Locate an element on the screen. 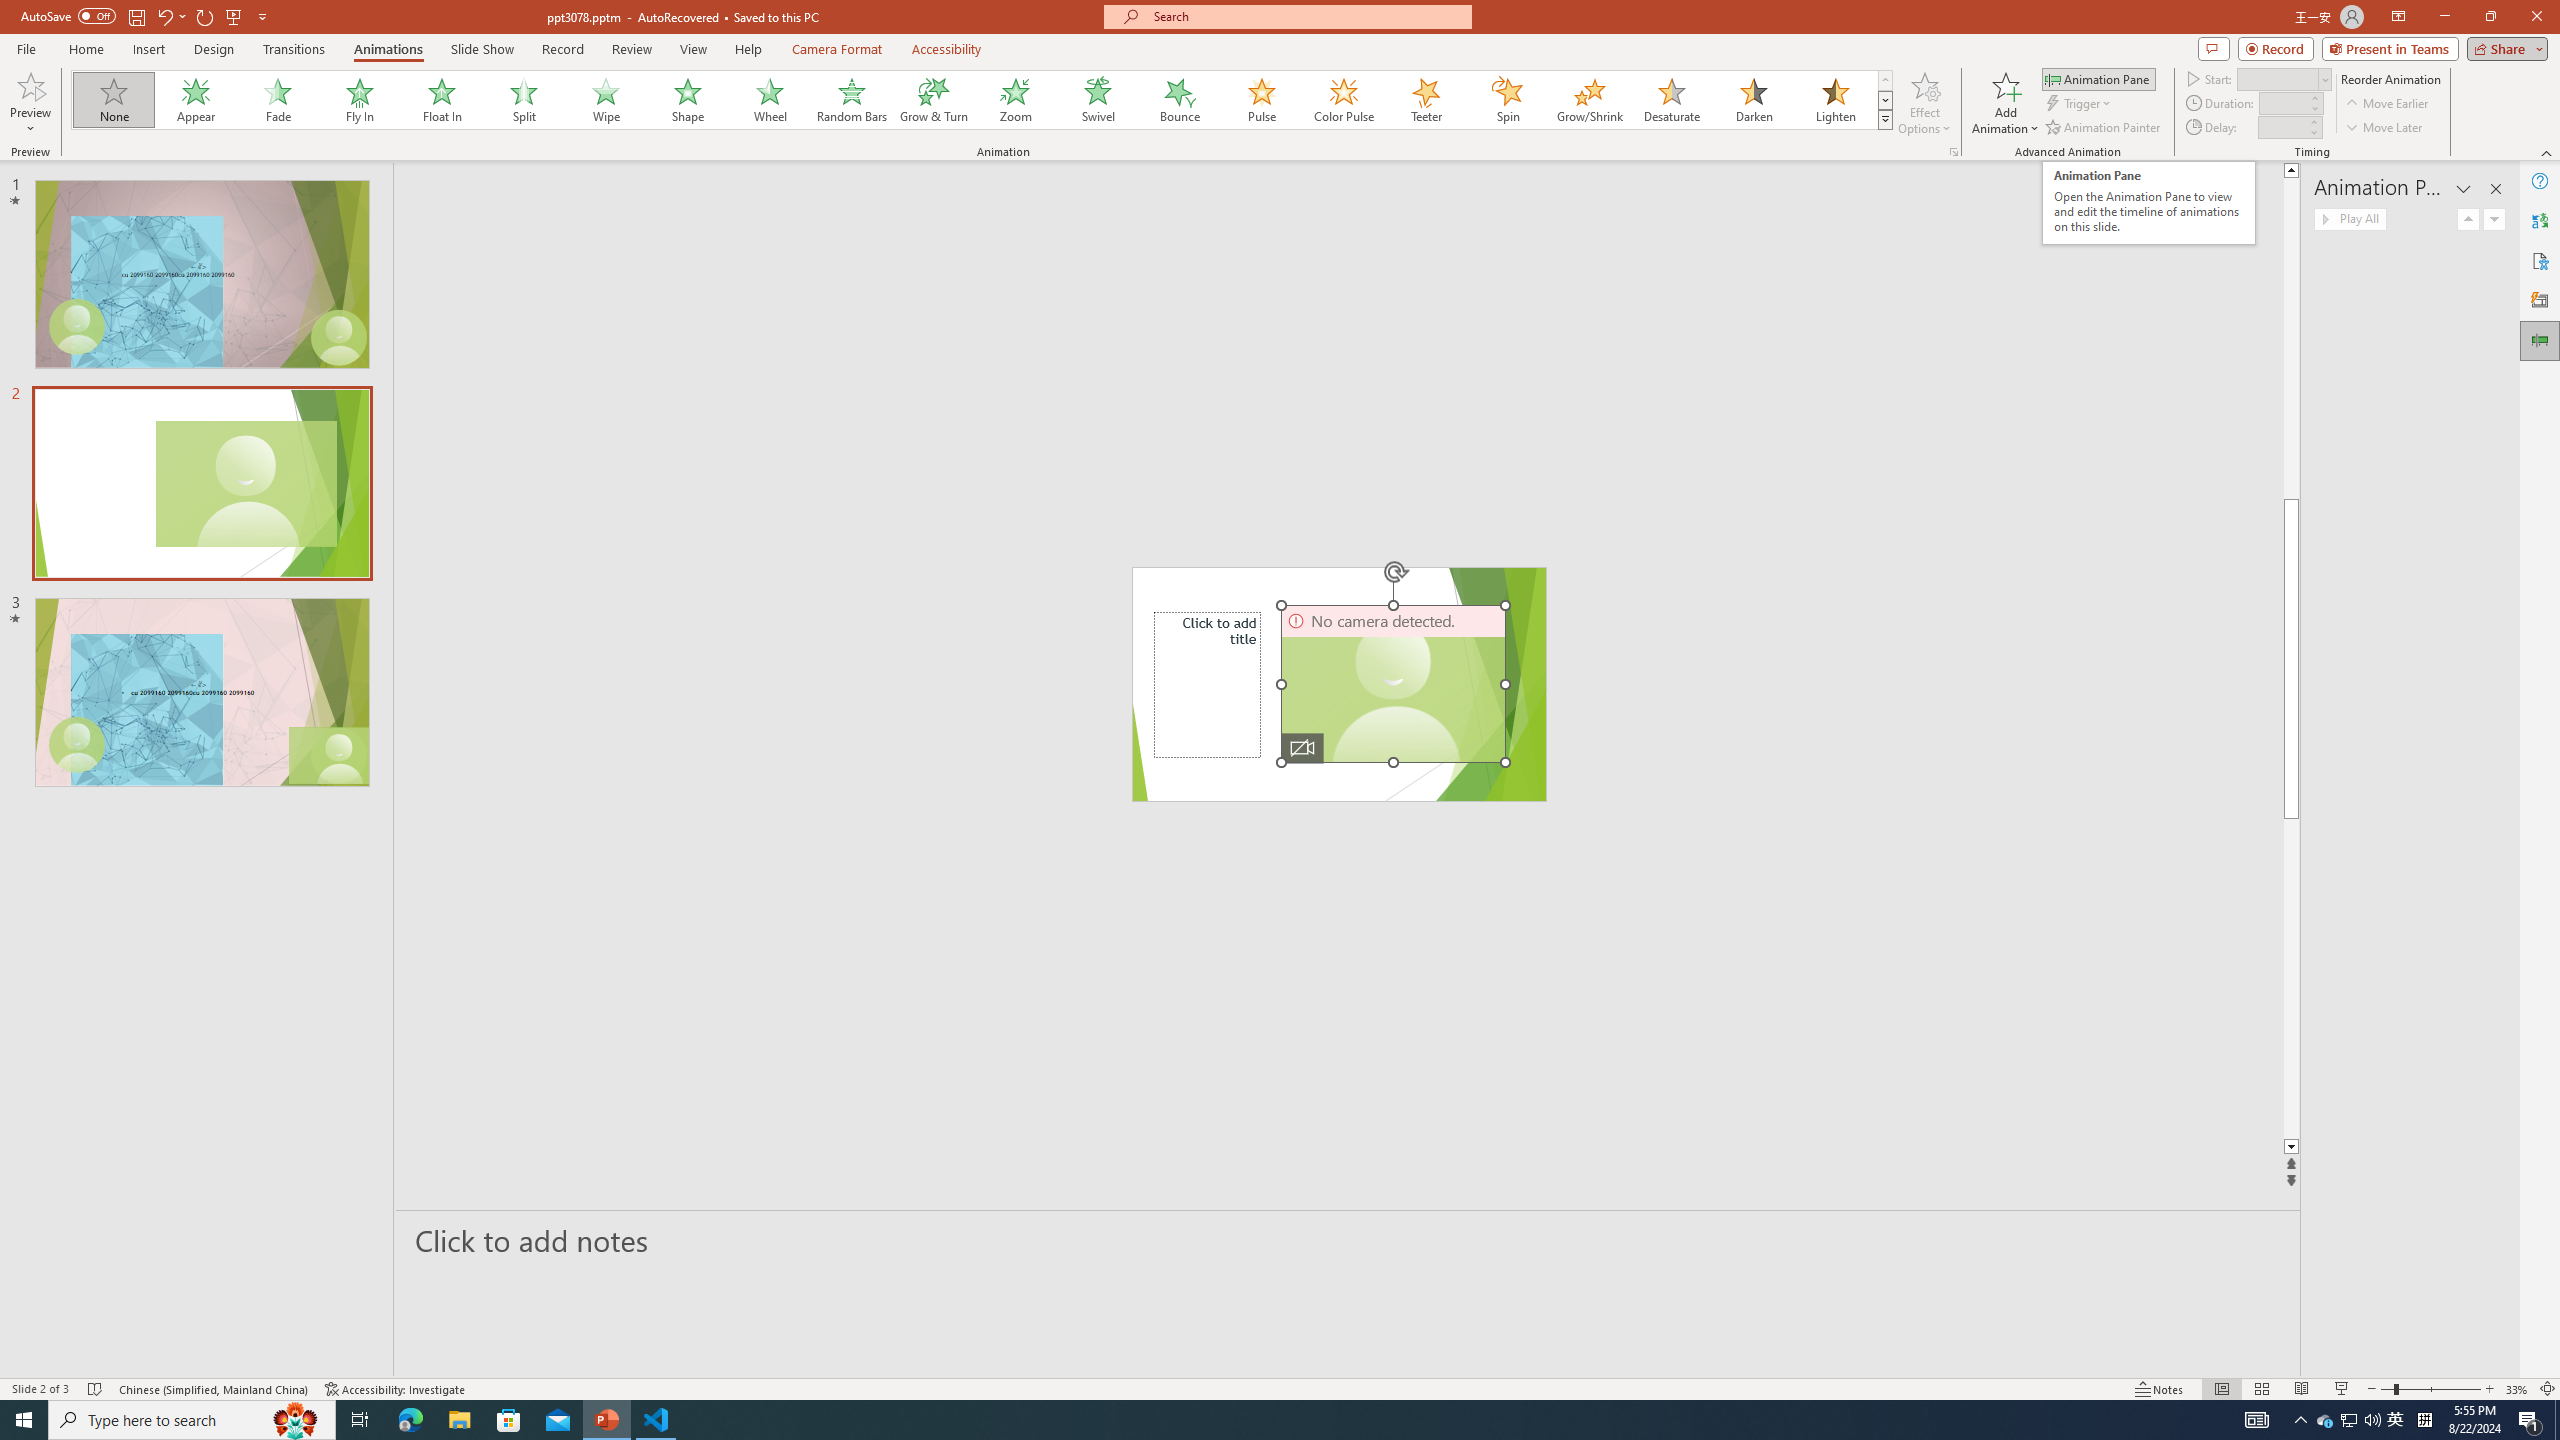  'AutomationID: AnimationGallery' is located at coordinates (982, 99).